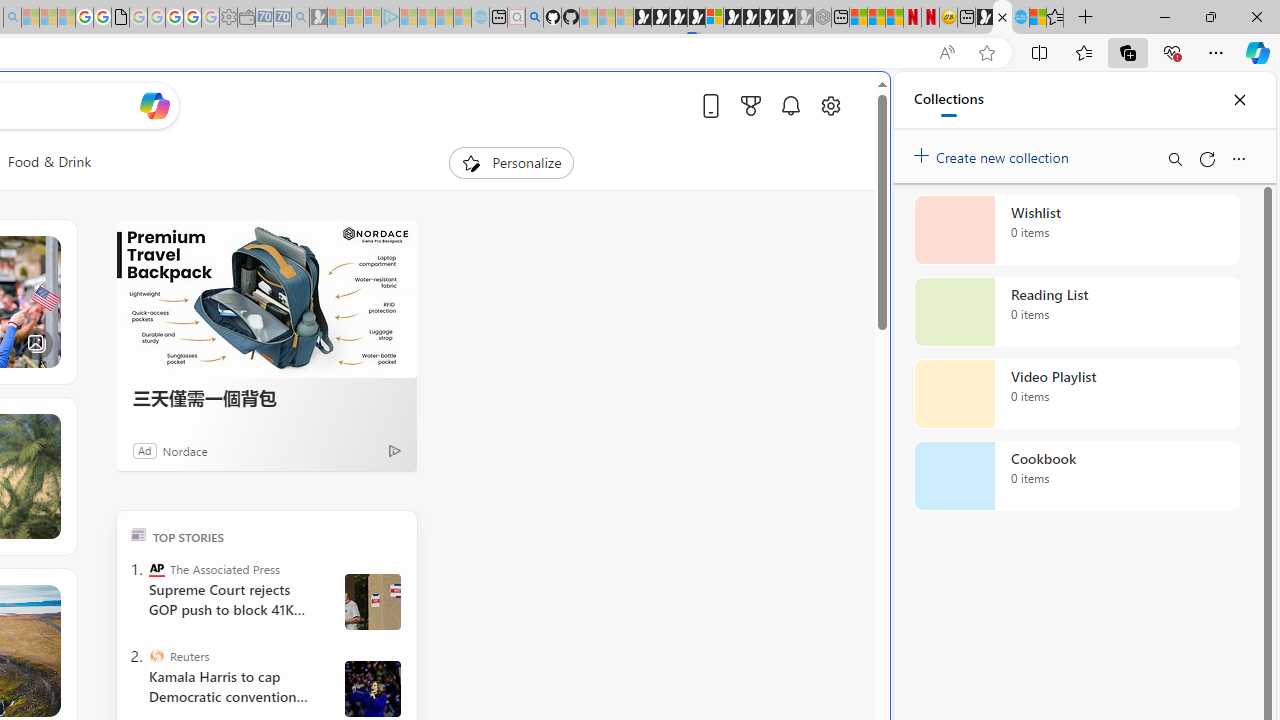  I want to click on ' Harris and Walz campaign in Wisconsin', so click(373, 688).